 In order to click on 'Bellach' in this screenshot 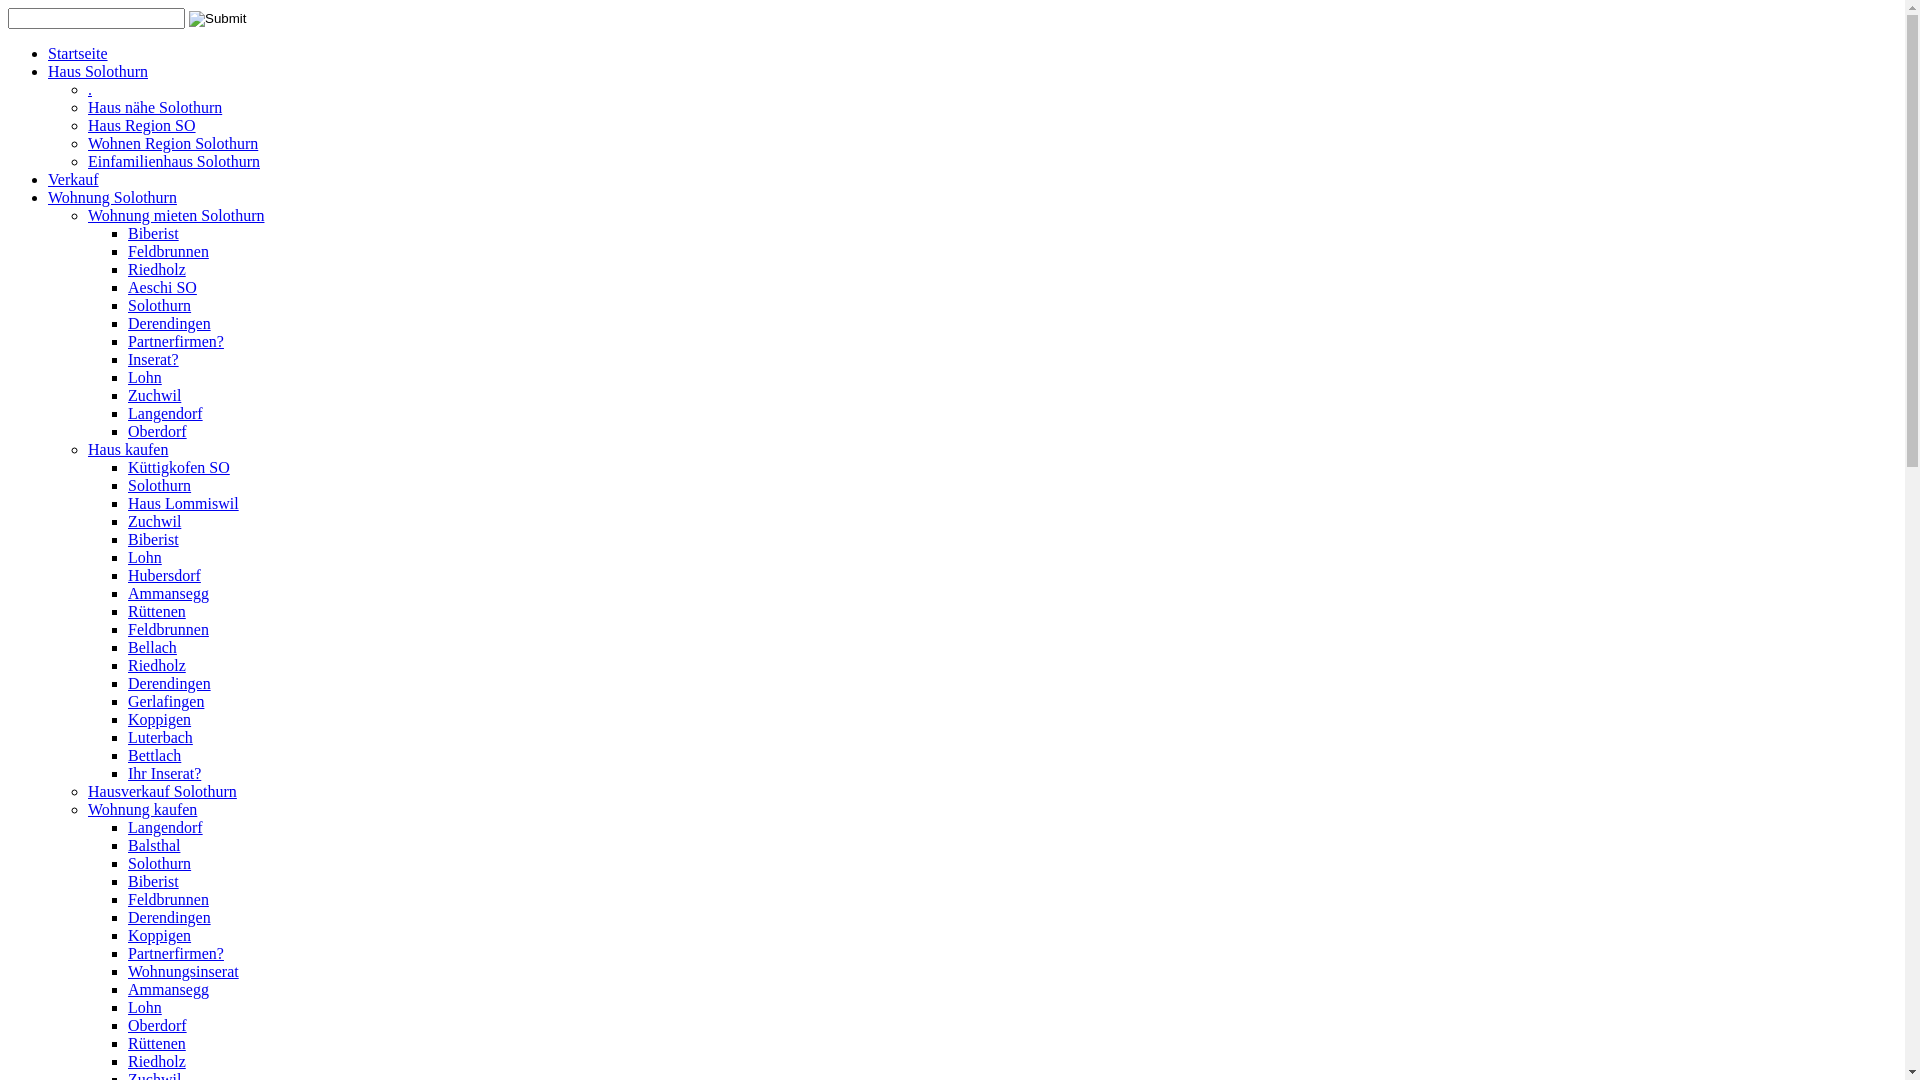, I will do `click(127, 647)`.